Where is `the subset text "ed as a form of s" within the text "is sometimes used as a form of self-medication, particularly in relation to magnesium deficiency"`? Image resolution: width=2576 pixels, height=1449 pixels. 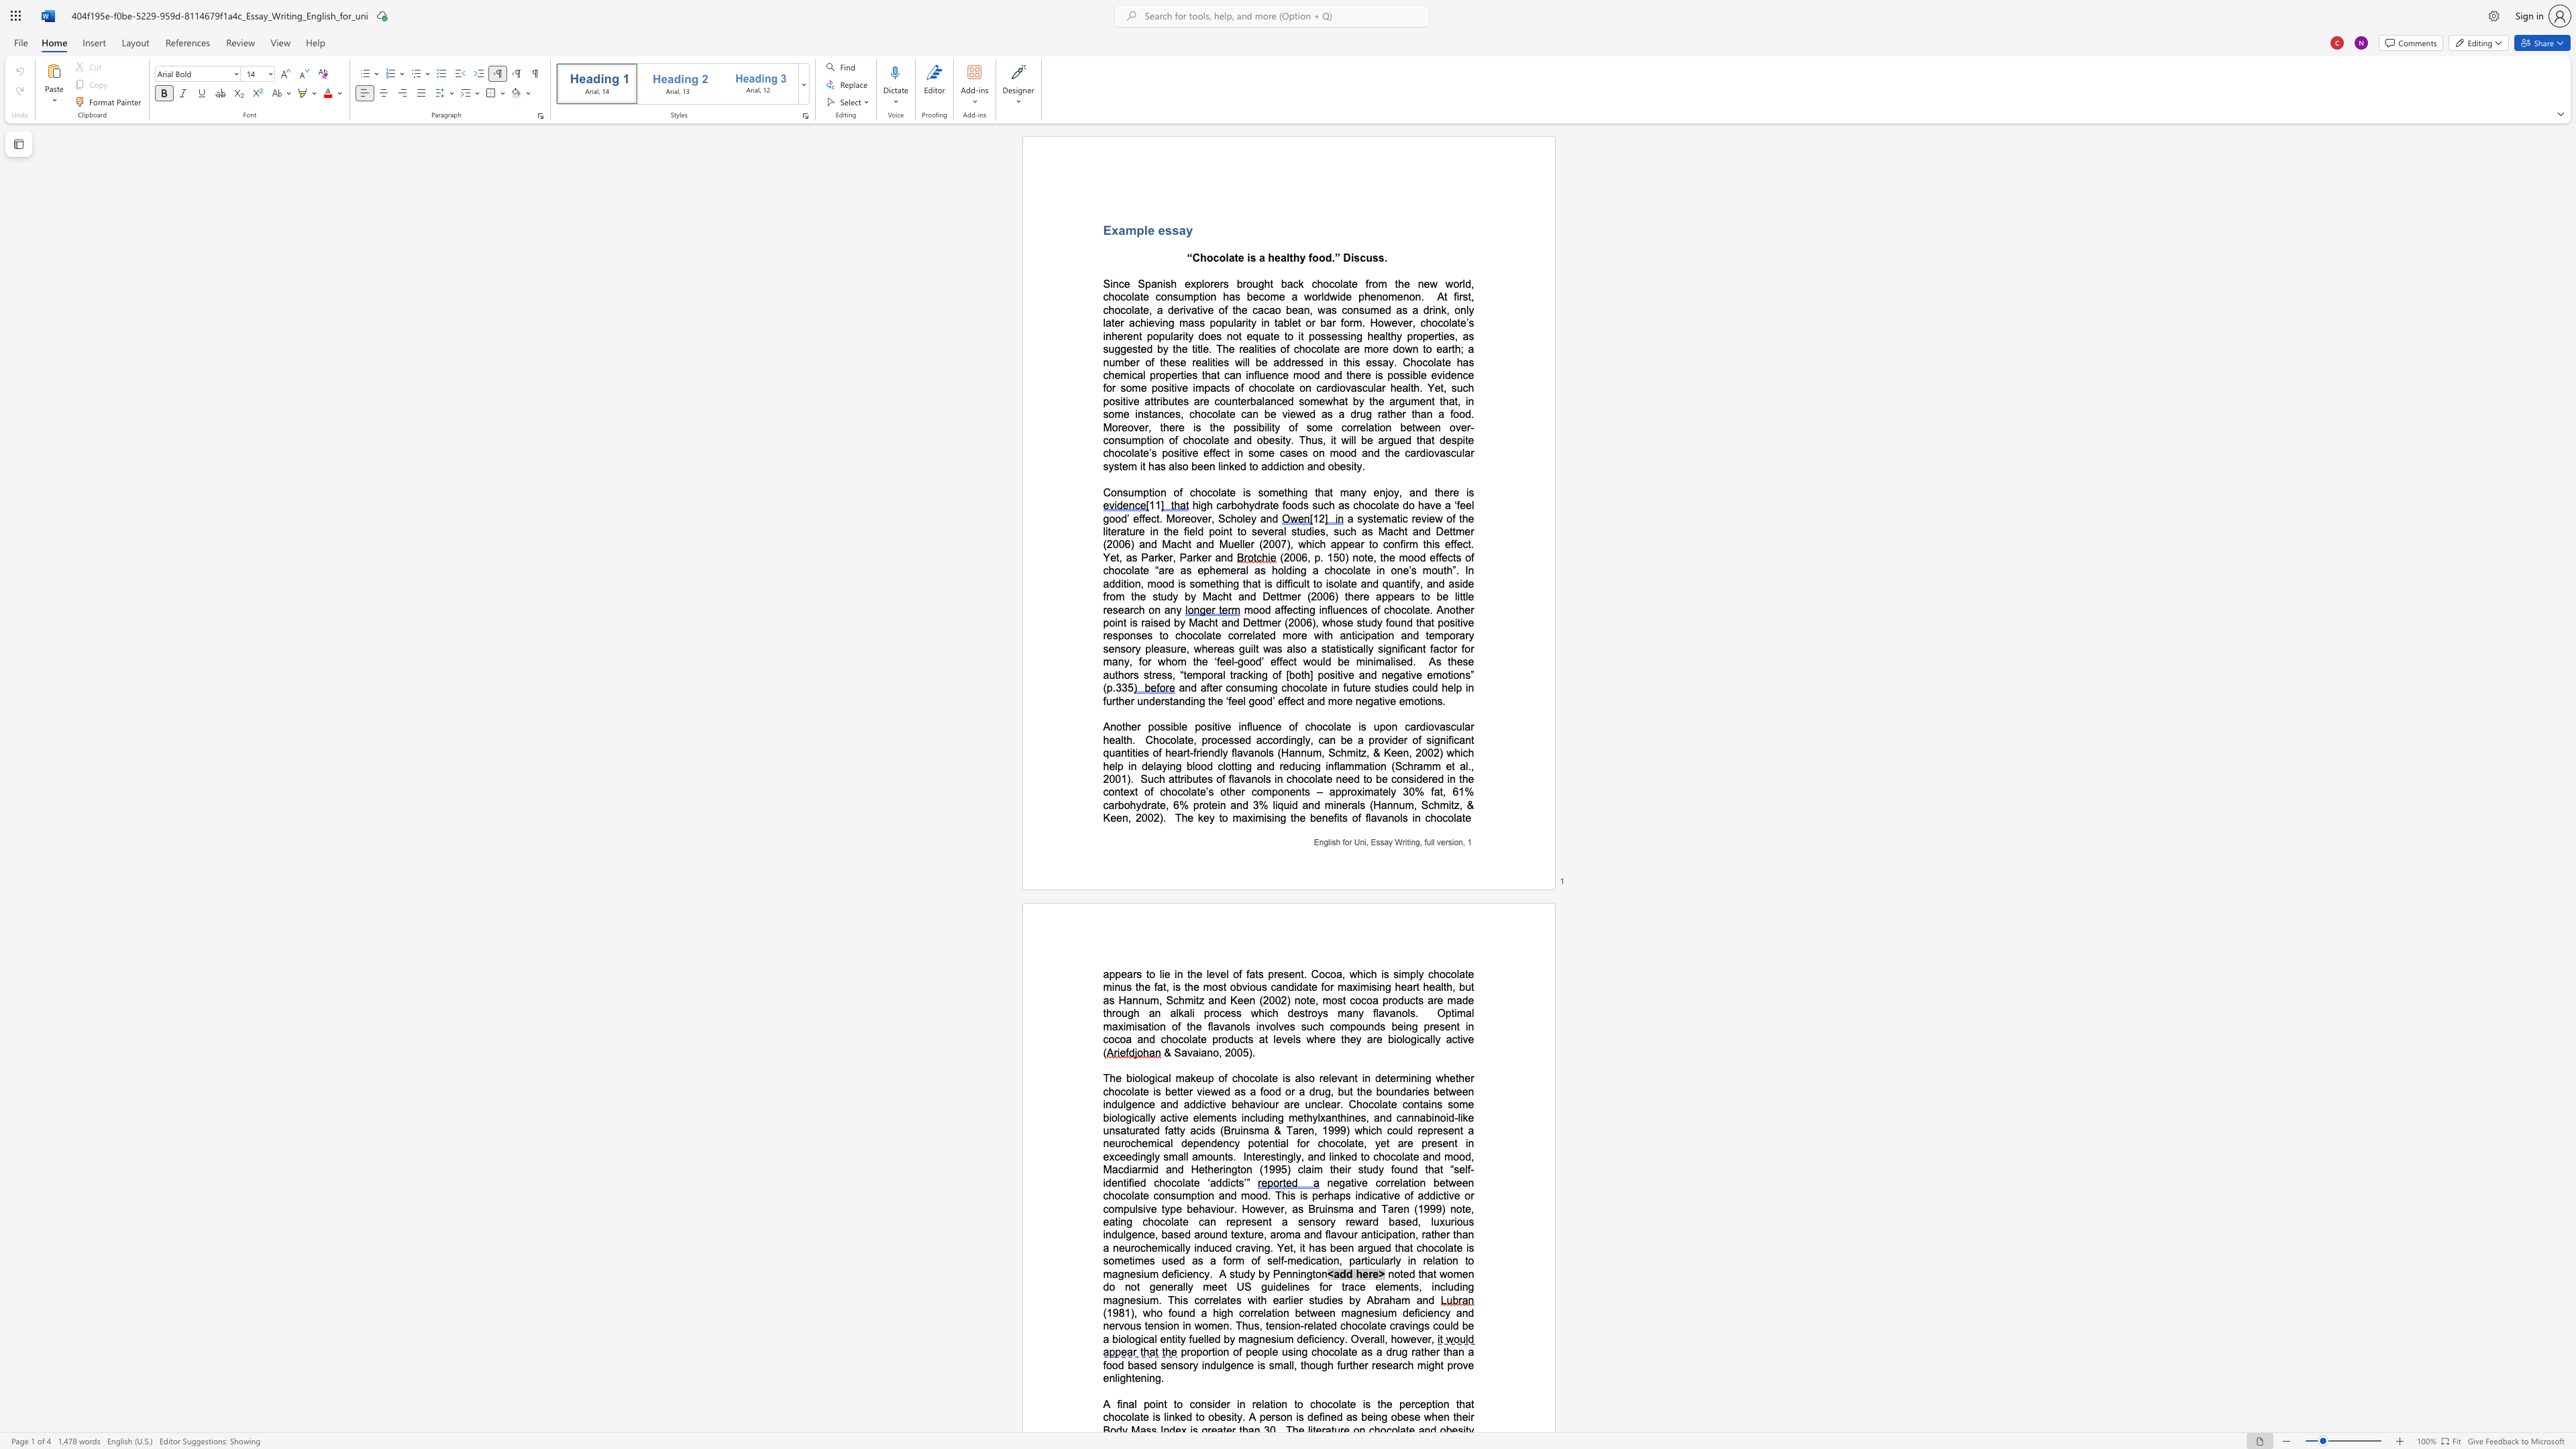
the subset text "ed as a form of s" within the text "is sometimes used as a form of self-medication, particularly in relation to magnesium deficiency" is located at coordinates (1172, 1260).